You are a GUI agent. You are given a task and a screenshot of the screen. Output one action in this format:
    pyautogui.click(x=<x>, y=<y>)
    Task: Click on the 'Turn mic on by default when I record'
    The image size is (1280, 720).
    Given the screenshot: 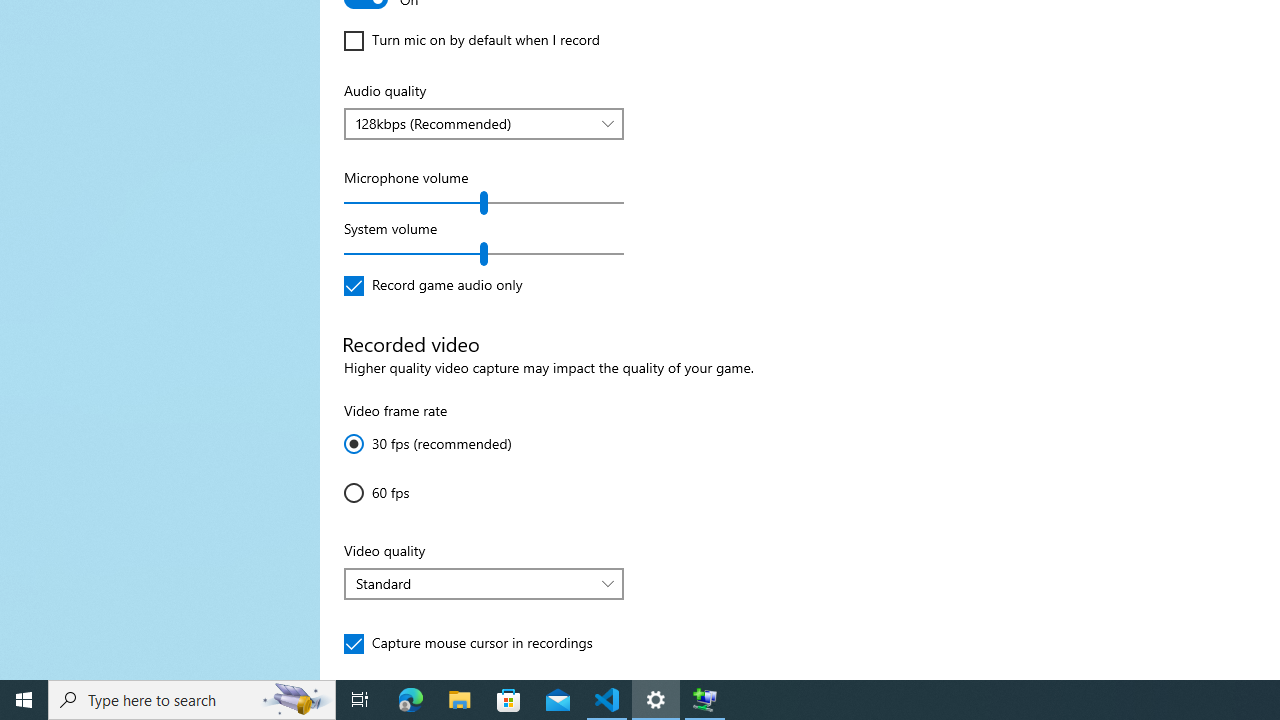 What is the action you would take?
    pyautogui.click(x=471, y=41)
    